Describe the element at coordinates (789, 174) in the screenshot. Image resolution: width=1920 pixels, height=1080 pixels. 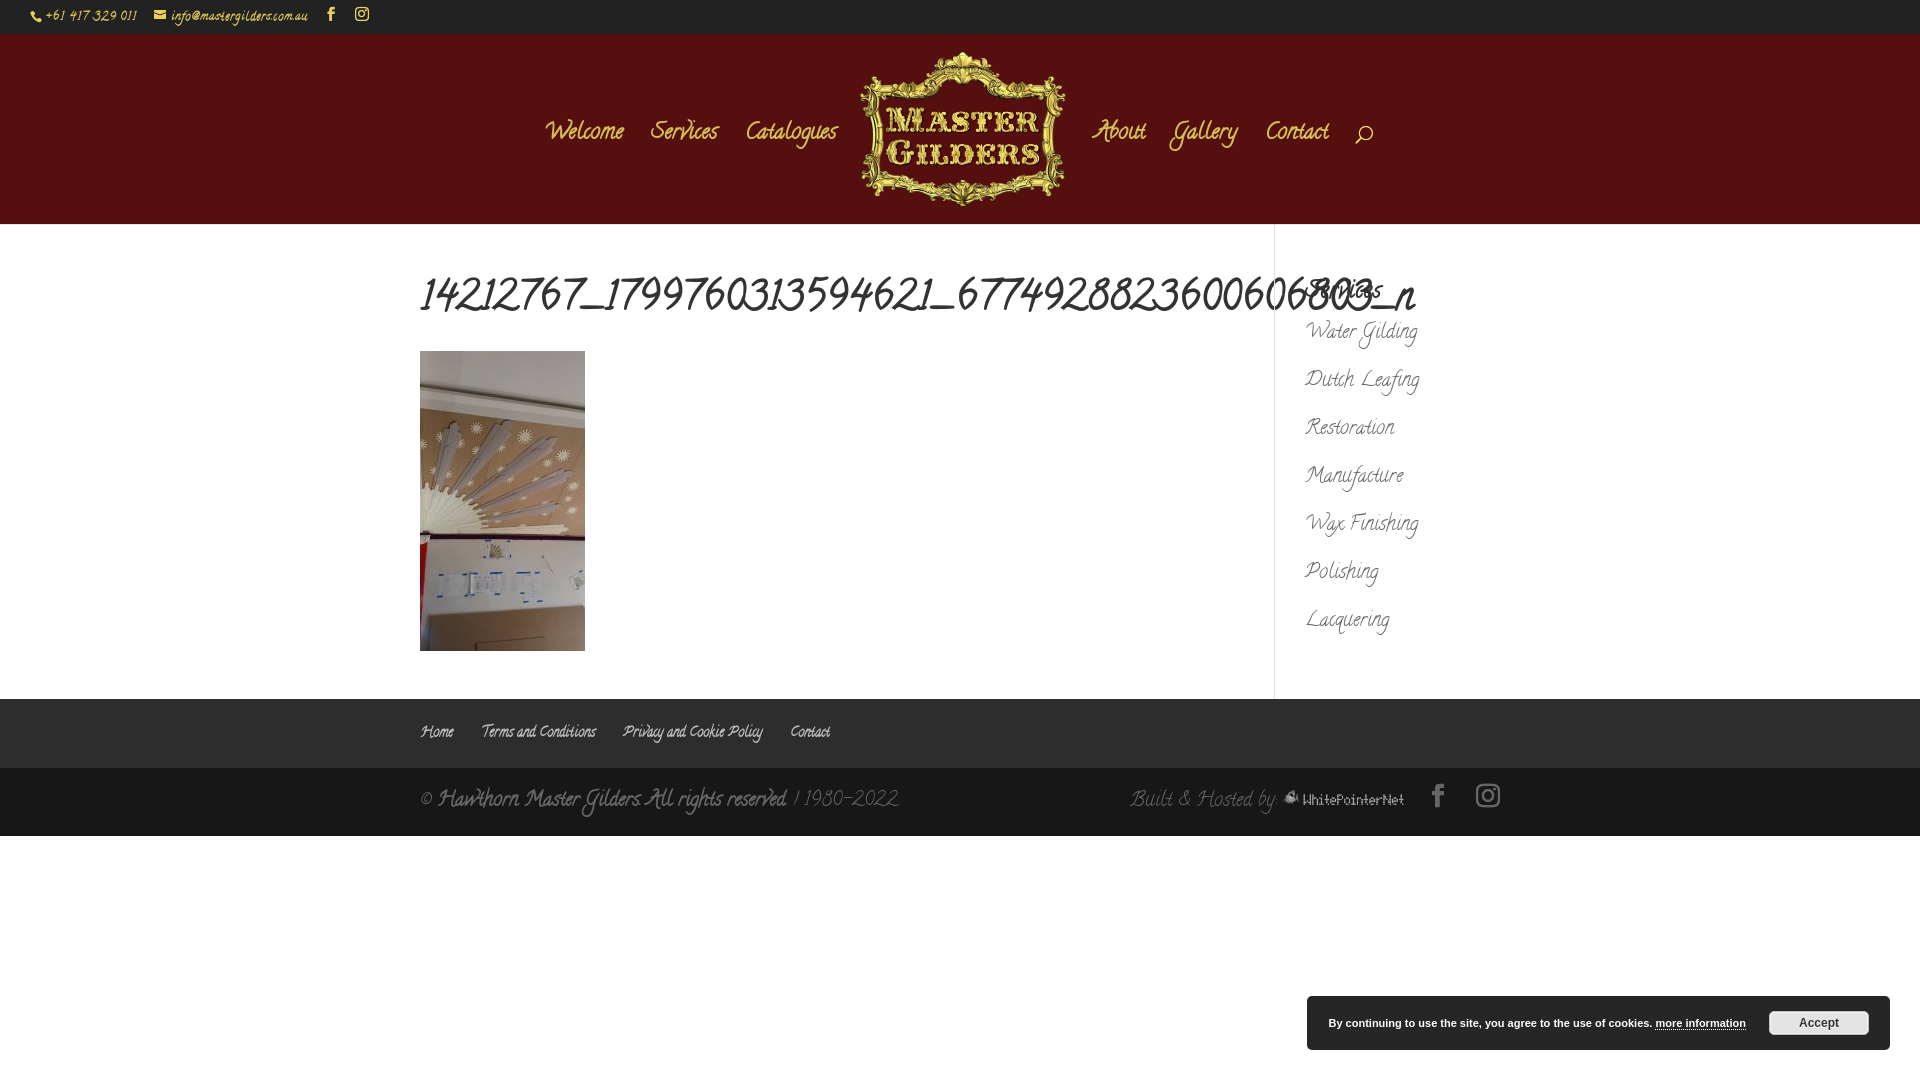
I see `'Catalogues'` at that location.